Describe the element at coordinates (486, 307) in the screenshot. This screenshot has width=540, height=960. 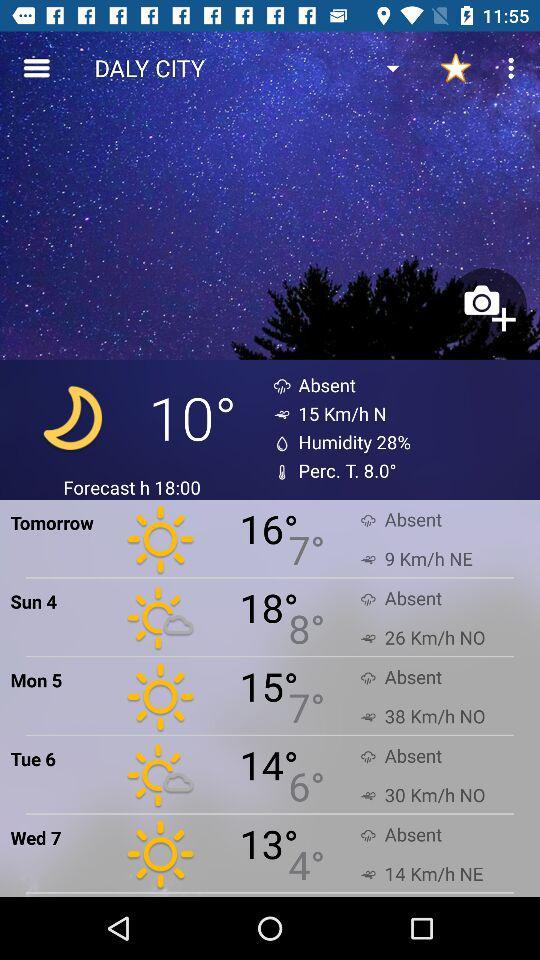
I see `open camera` at that location.